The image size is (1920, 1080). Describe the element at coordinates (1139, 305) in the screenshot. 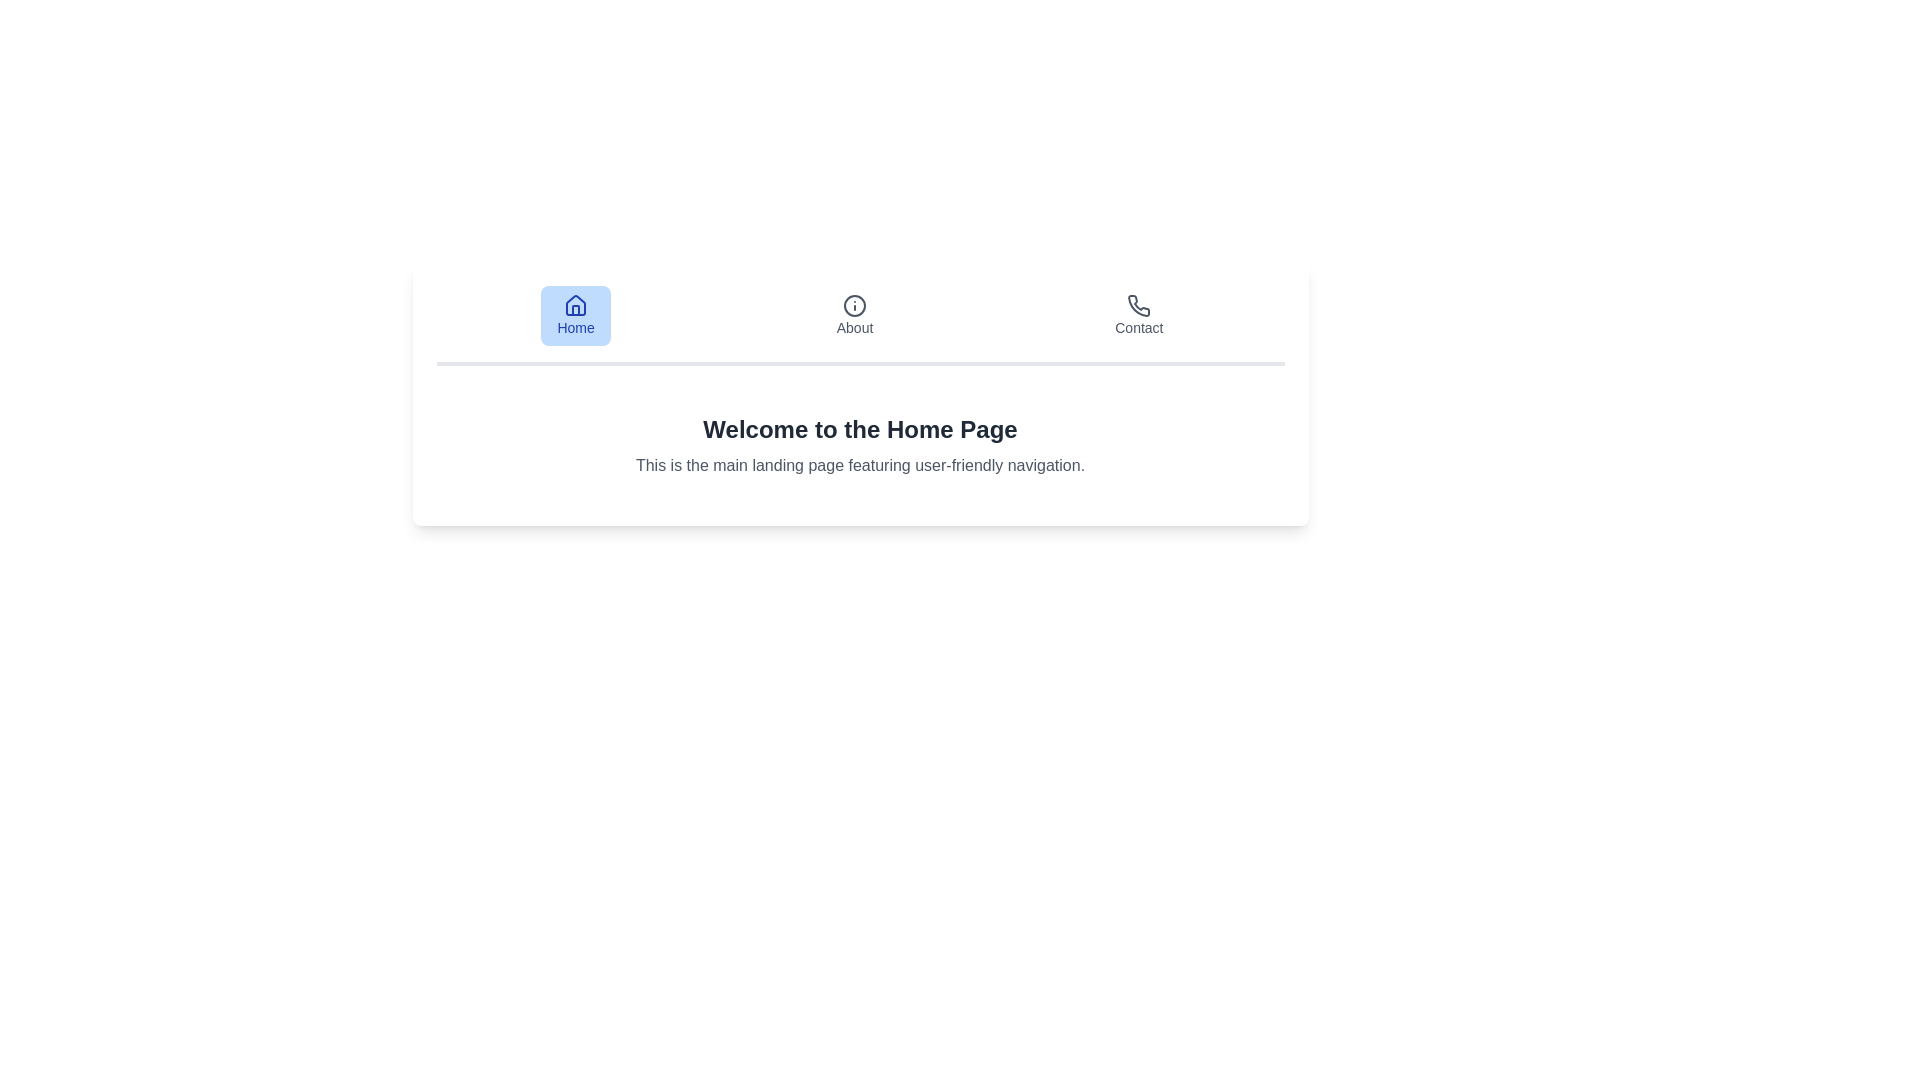

I see `the icon associated with the Contact tab` at that location.